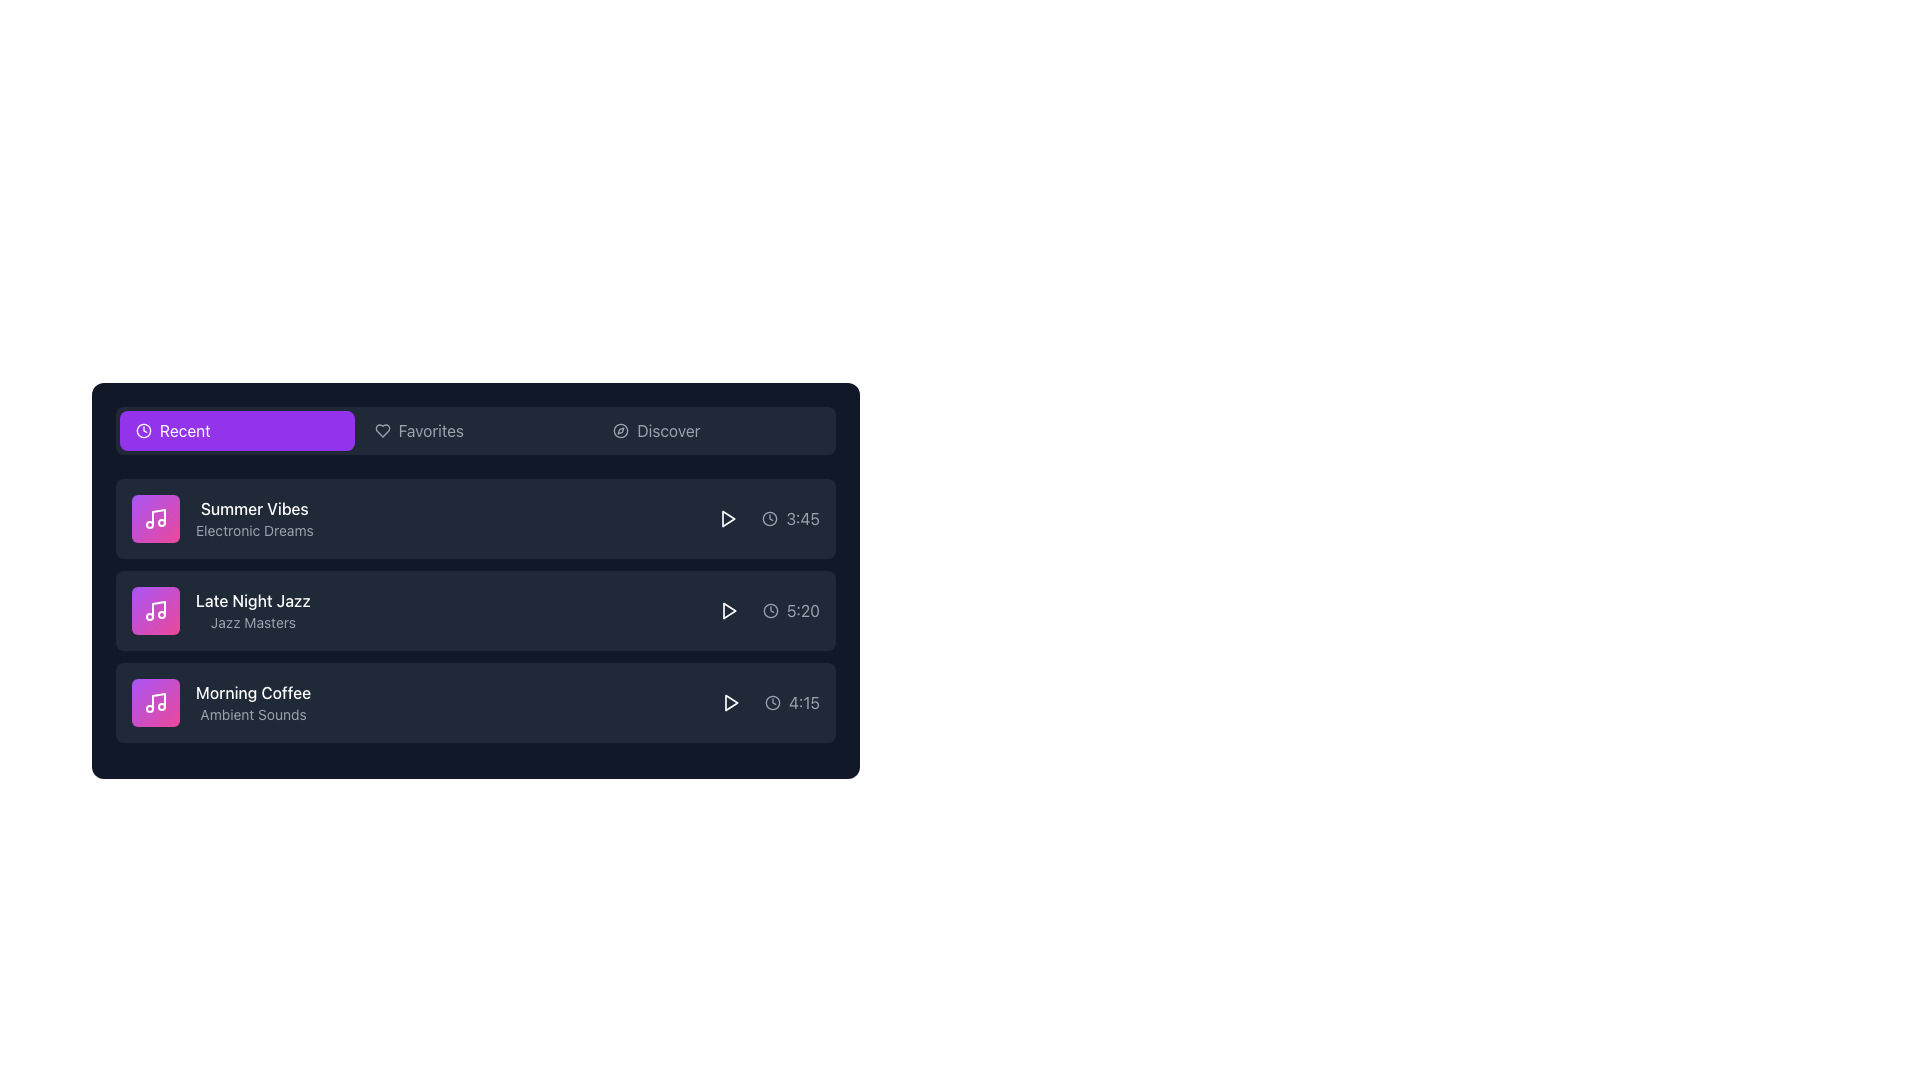 The height and width of the screenshot is (1080, 1920). What do you see at coordinates (771, 701) in the screenshot?
I see `the time indicator icon located on the far right of the 'Morning Coffee' row, adjacent to the text '4:15'` at bounding box center [771, 701].